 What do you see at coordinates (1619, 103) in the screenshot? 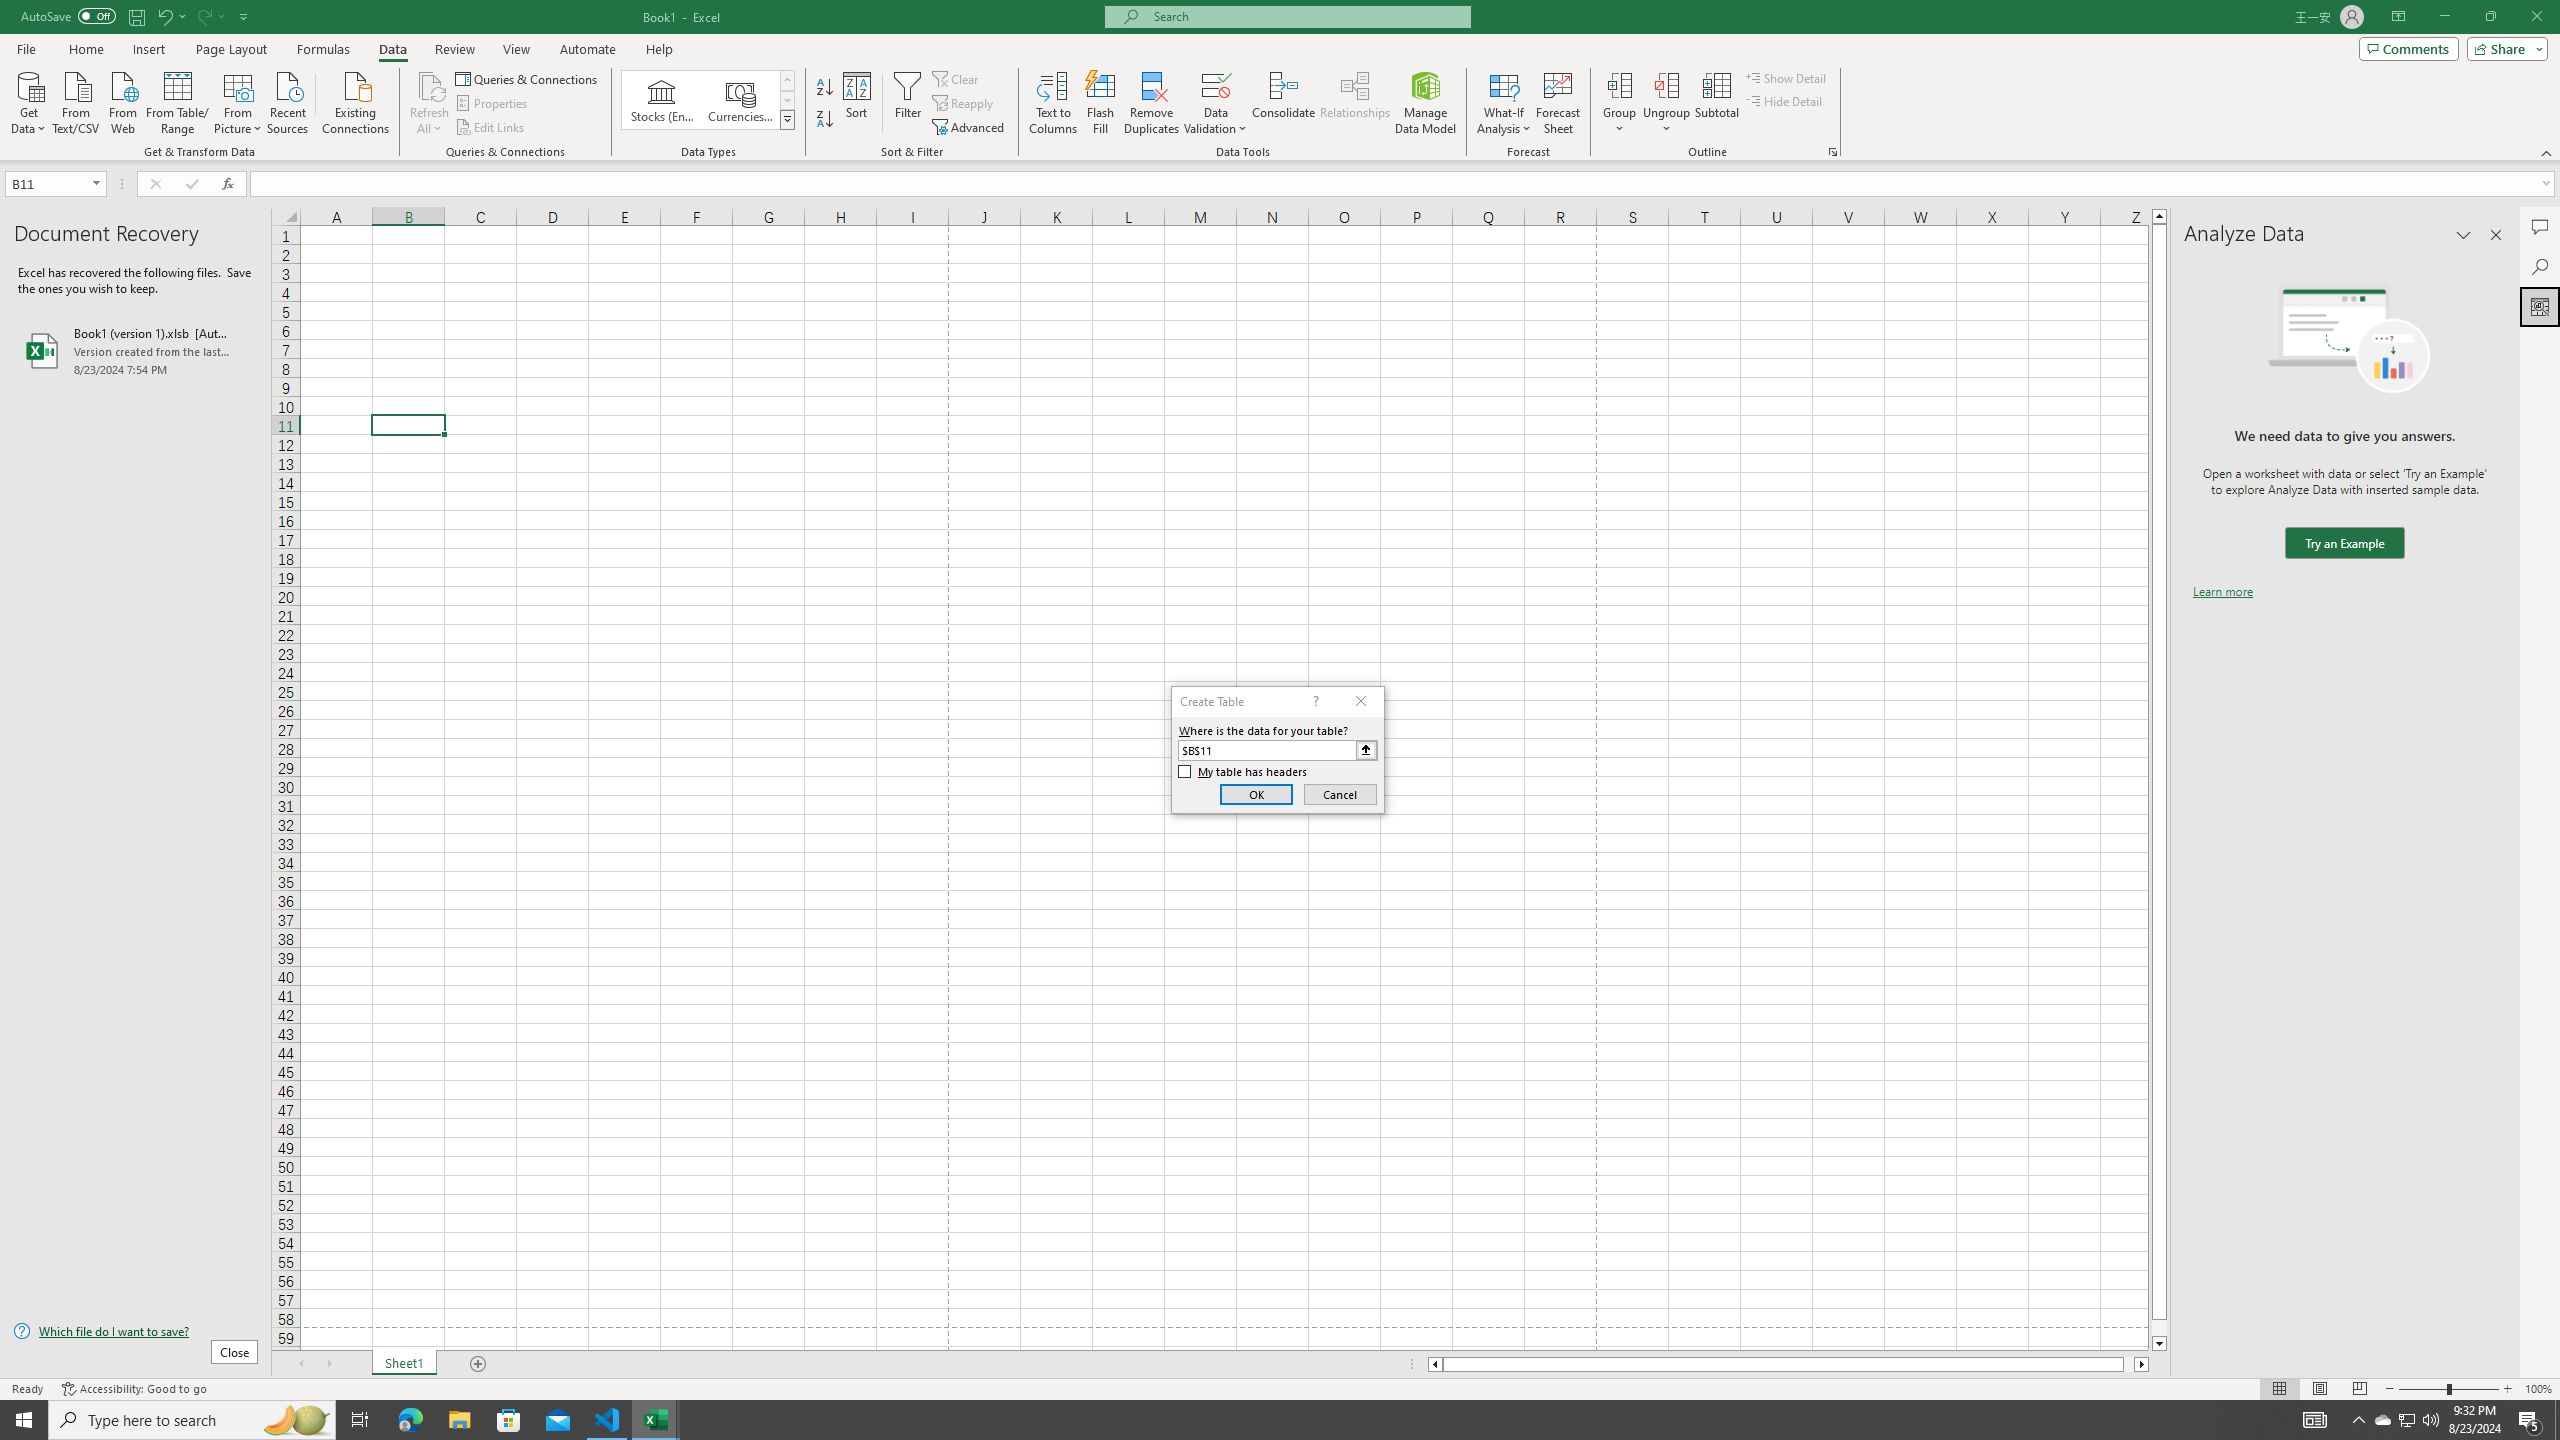
I see `'Group...'` at bounding box center [1619, 103].